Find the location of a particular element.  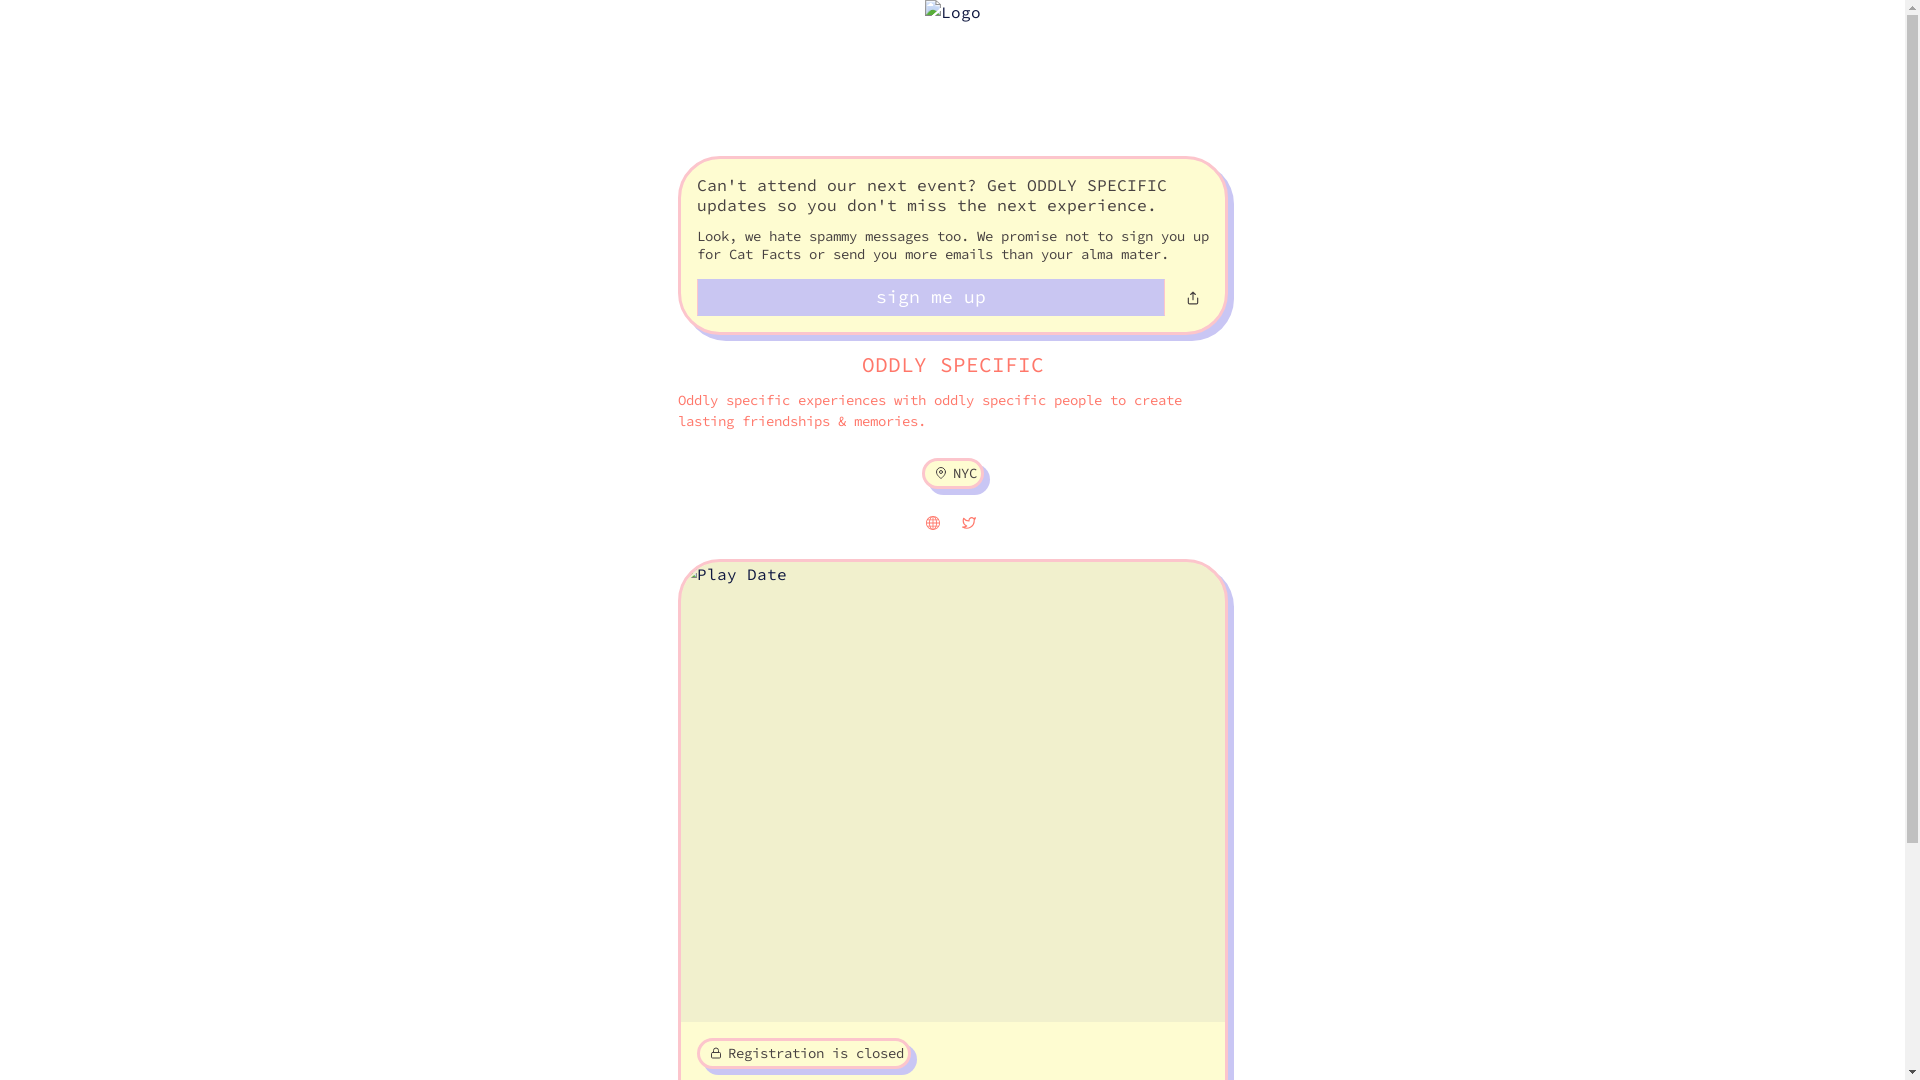

'sign me up' is located at coordinates (929, 297).